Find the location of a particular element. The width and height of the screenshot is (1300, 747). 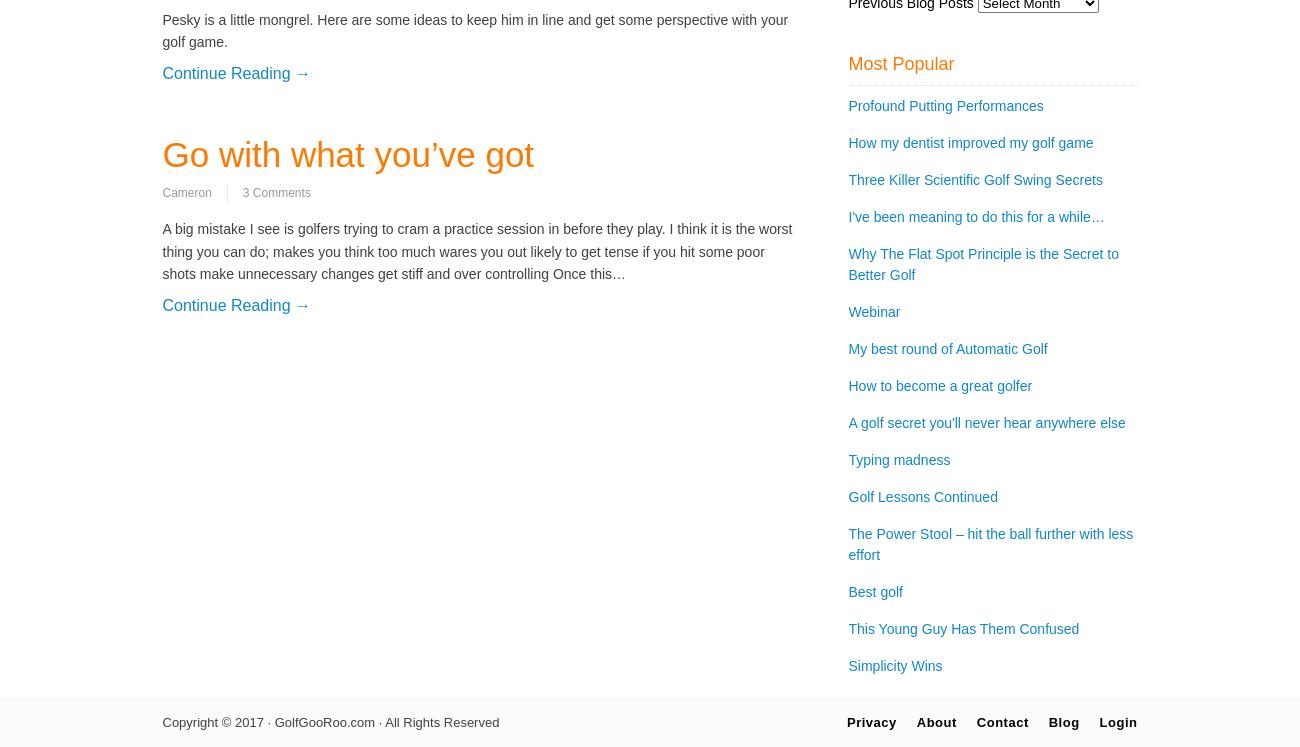

'Why The Flat Spot Principle is the Secret to Better Golf' is located at coordinates (982, 264).